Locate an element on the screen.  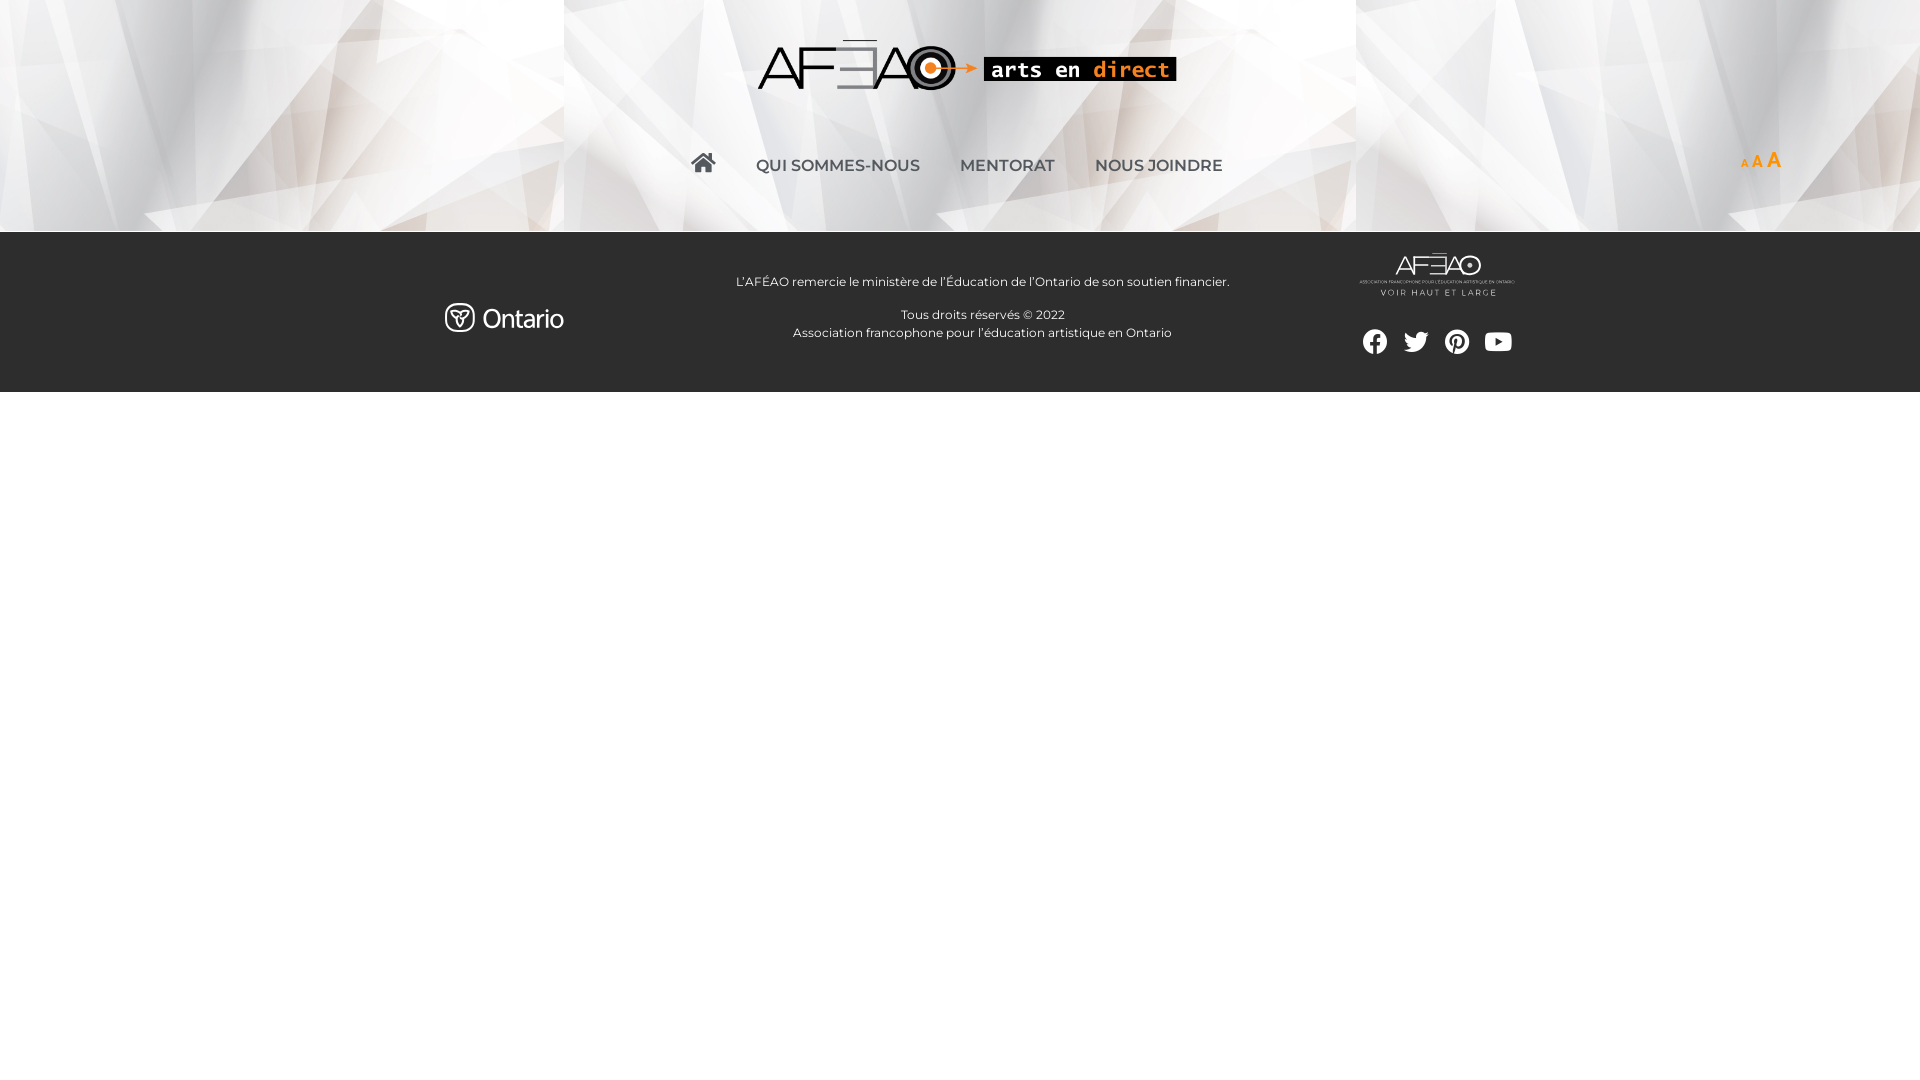
'A' is located at coordinates (1766, 158).